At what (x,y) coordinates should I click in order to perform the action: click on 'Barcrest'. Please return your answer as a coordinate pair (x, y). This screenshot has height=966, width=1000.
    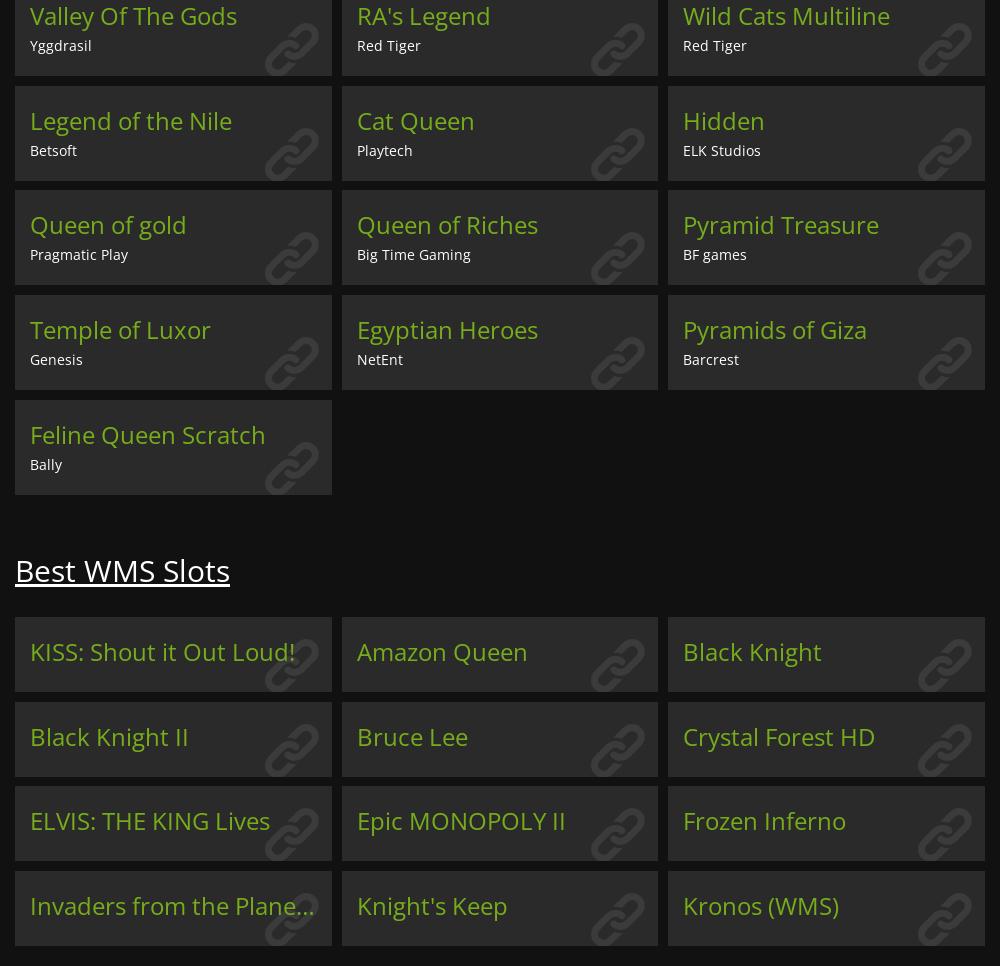
    Looking at the image, I should click on (710, 358).